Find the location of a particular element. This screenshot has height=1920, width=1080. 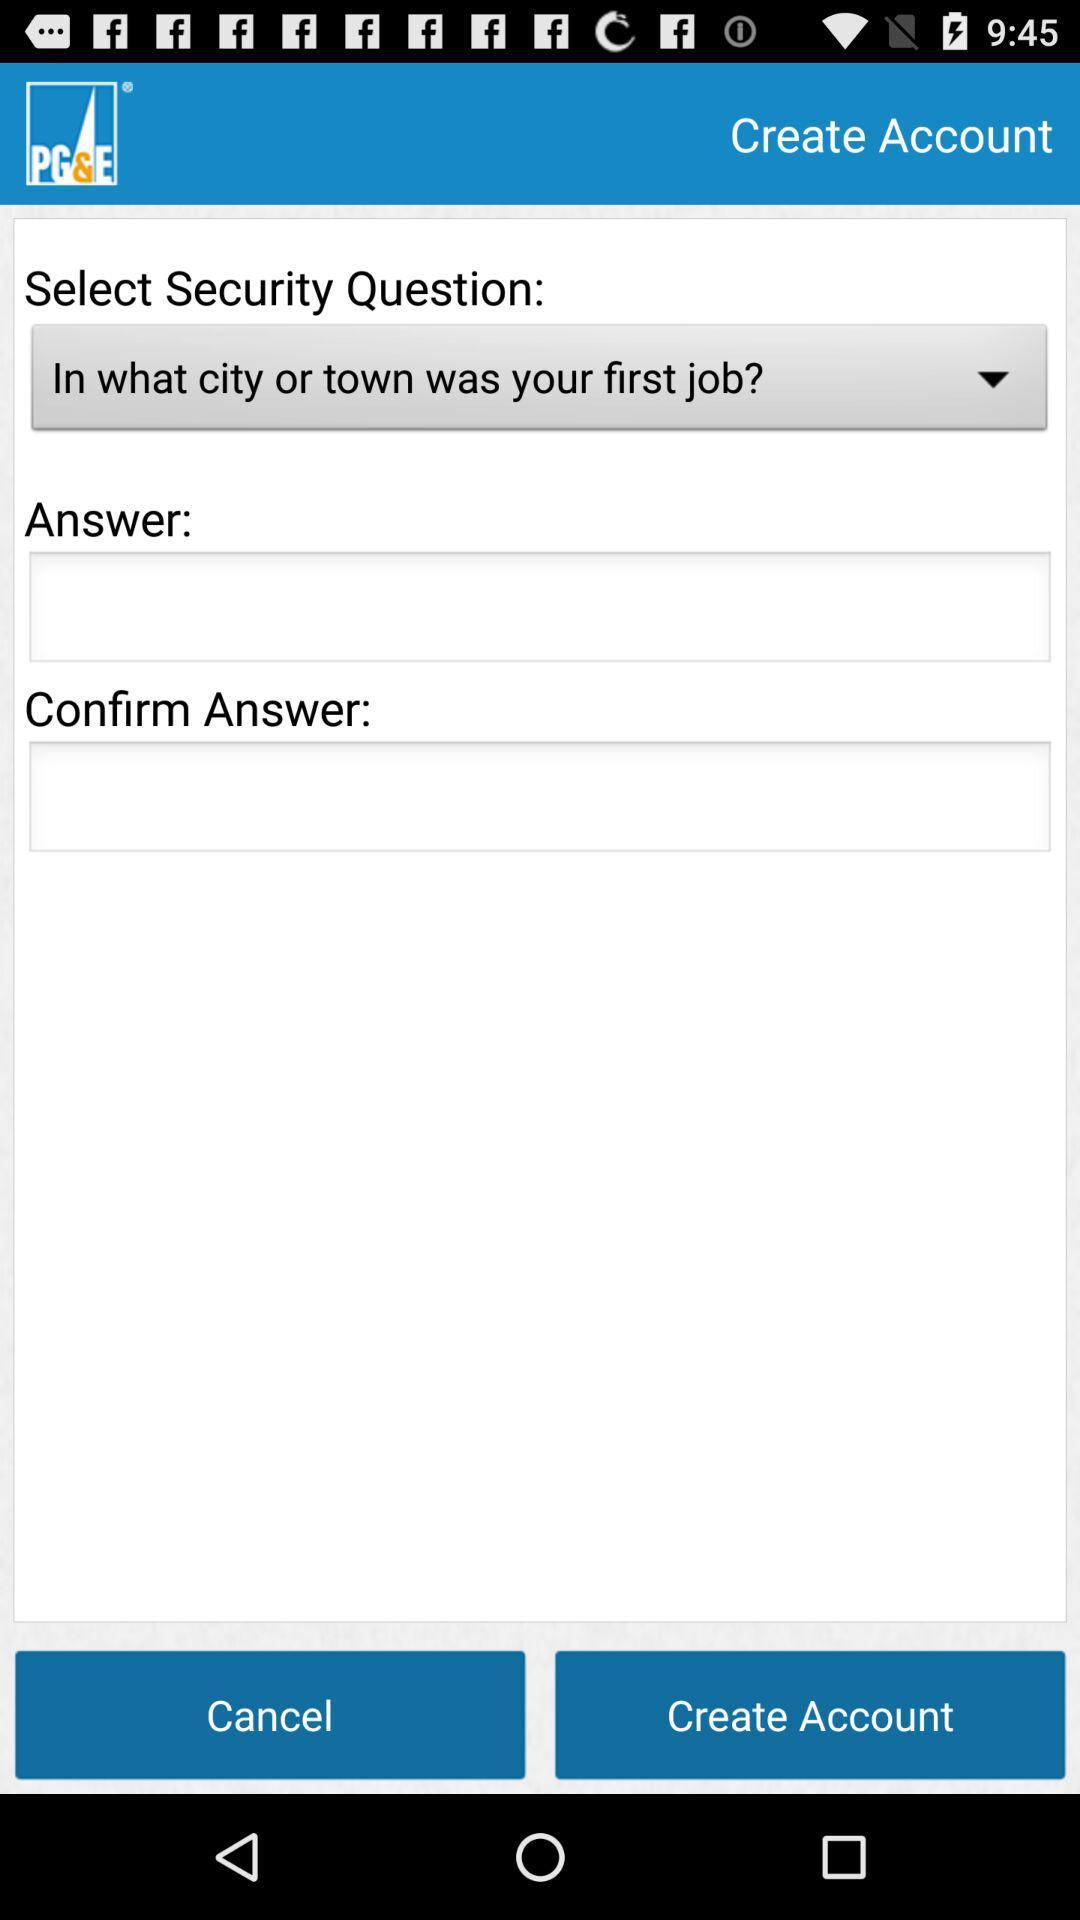

information is located at coordinates (540, 802).